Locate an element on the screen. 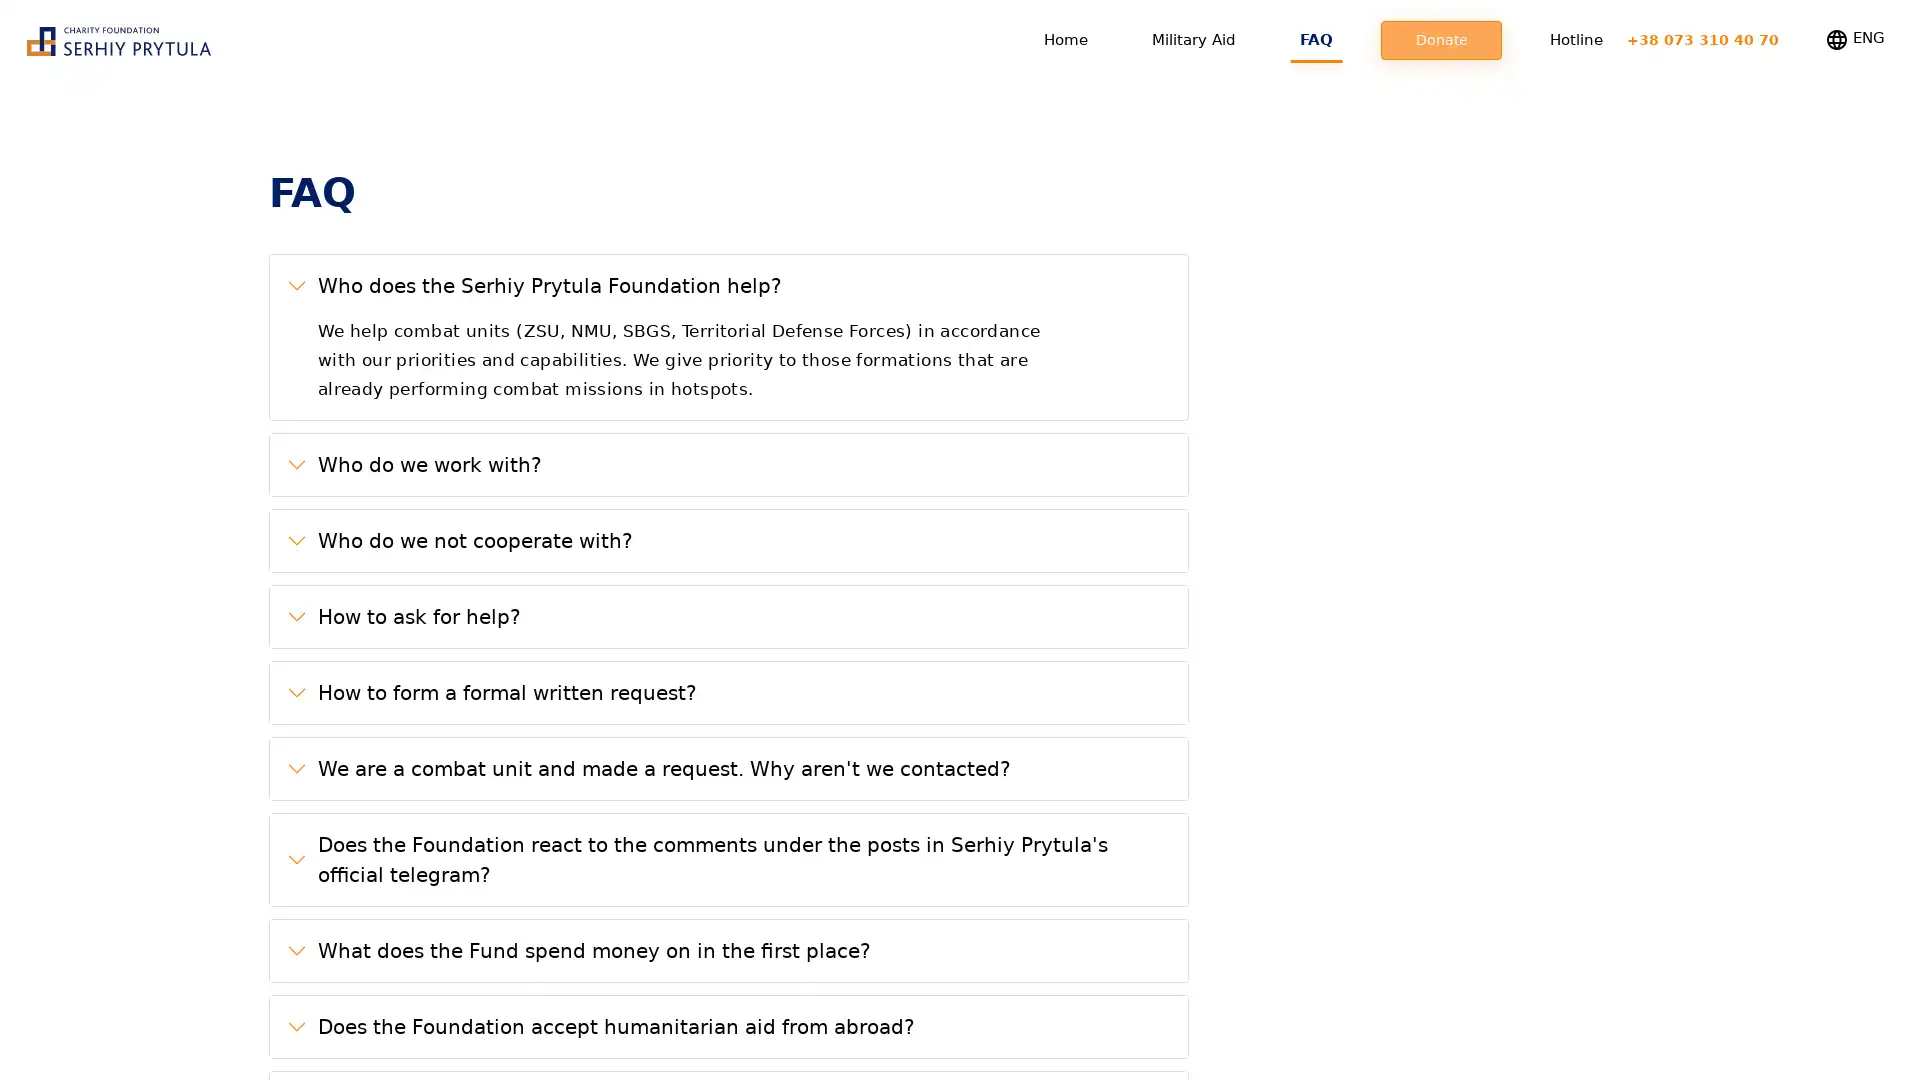  Who does the Serhiy Prytula Foundation help? is located at coordinates (727, 285).